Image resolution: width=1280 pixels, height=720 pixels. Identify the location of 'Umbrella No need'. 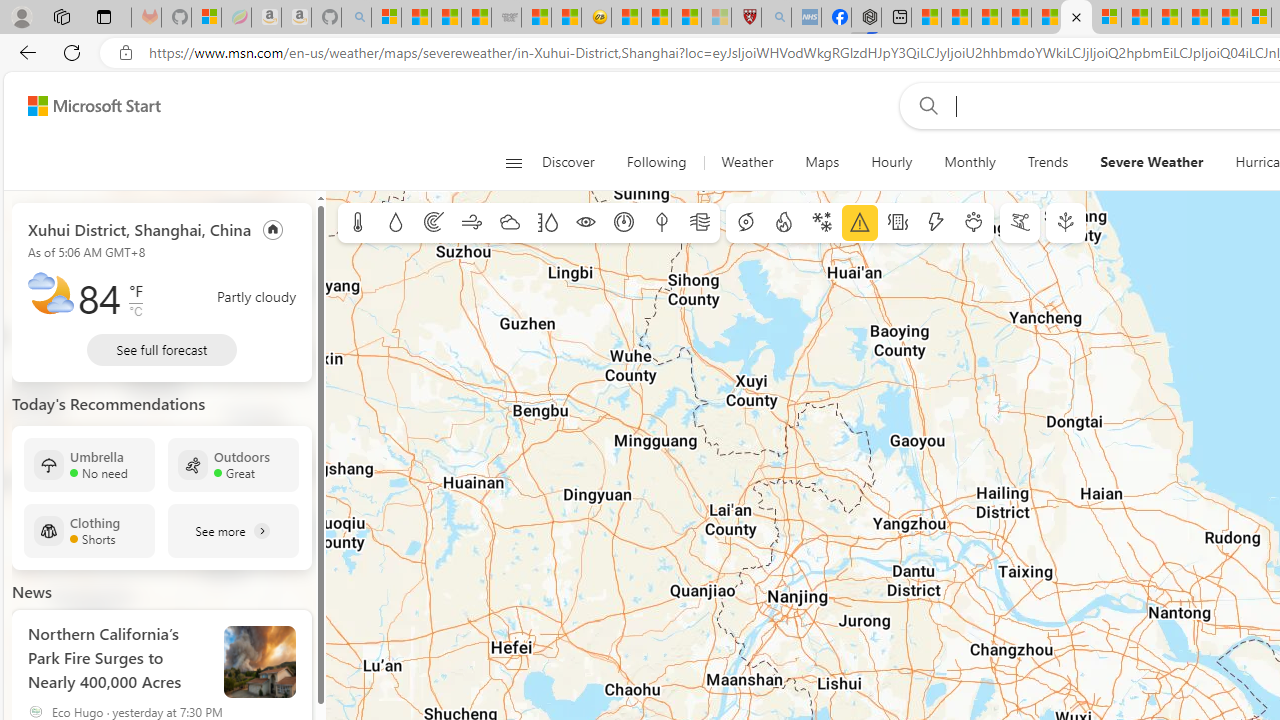
(88, 464).